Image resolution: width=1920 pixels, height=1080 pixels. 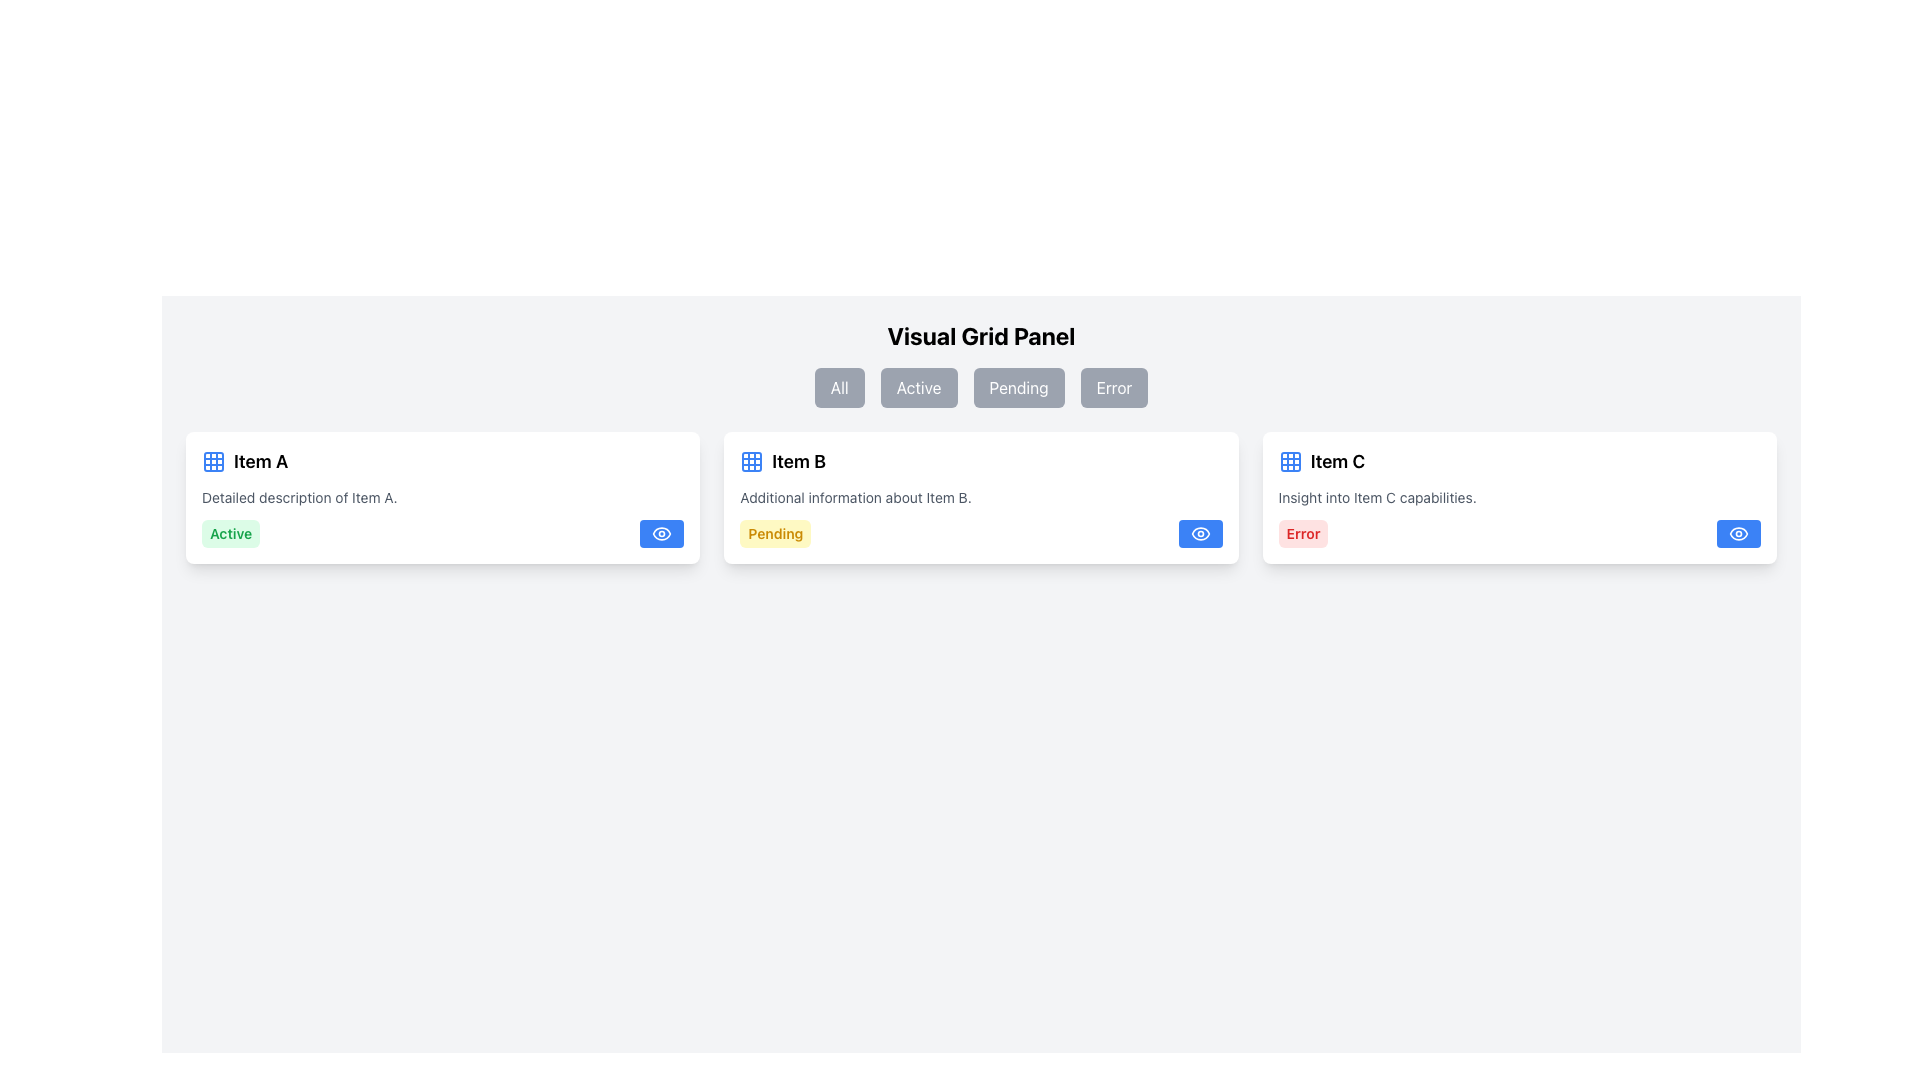 What do you see at coordinates (751, 462) in the screenshot?
I see `the blue grid icon located to the left of the text 'Item B' within the card for 'Item B'` at bounding box center [751, 462].